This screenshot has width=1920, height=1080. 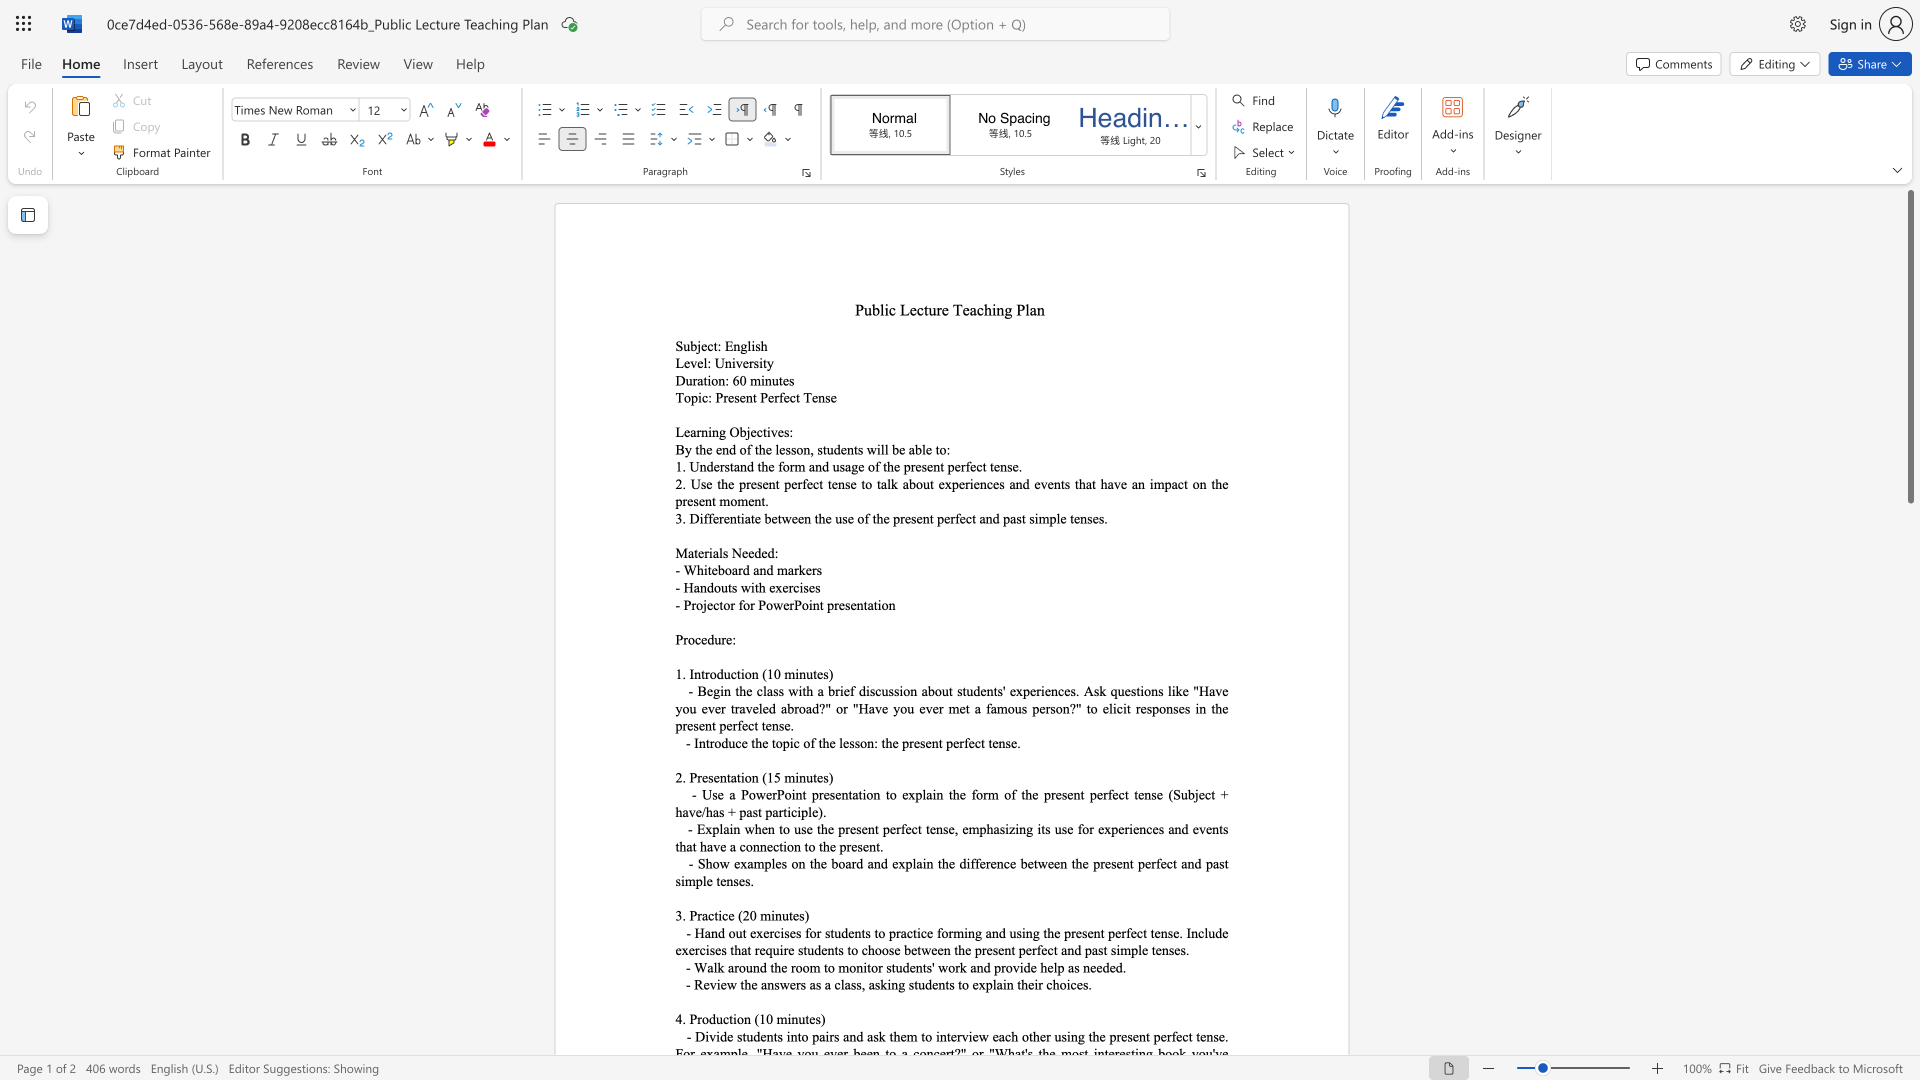 I want to click on the vertical scrollbar to lower the page content, so click(x=1909, y=689).